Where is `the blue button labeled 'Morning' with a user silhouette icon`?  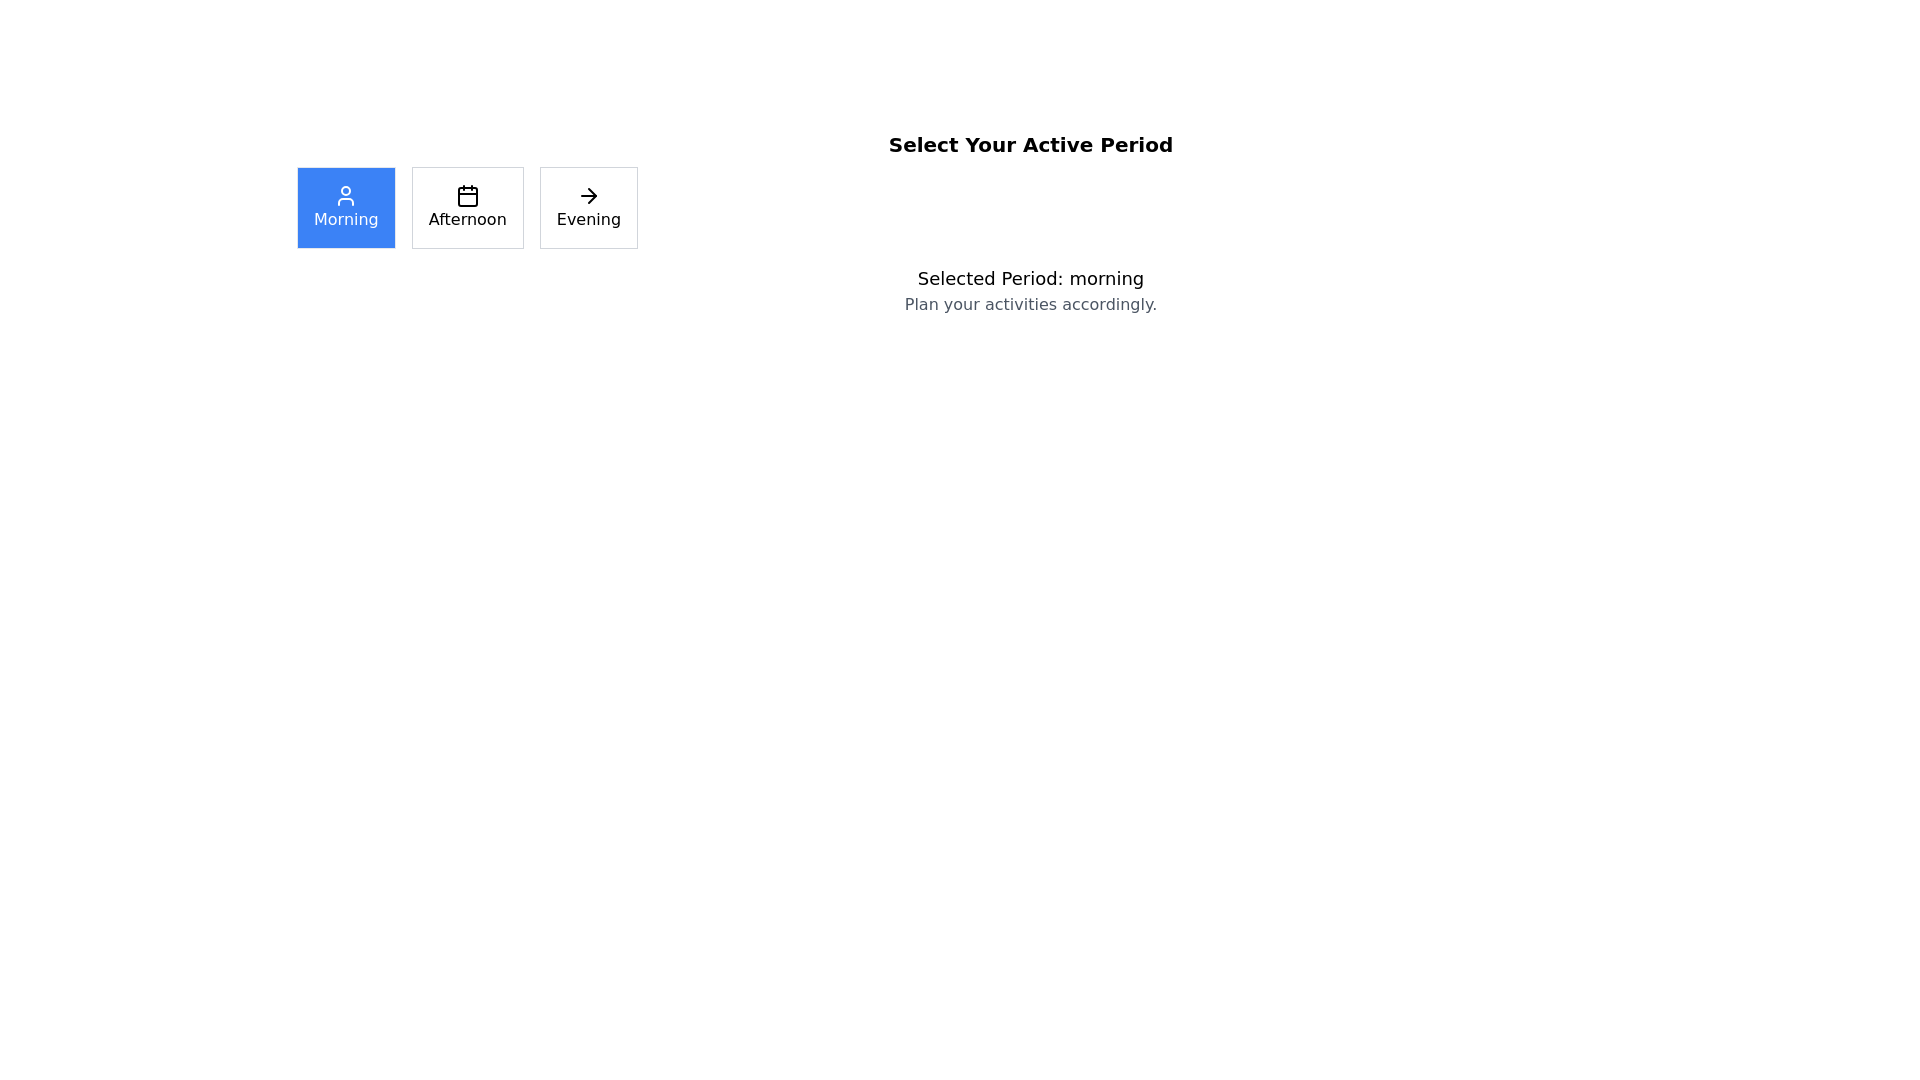 the blue button labeled 'Morning' with a user silhouette icon is located at coordinates (346, 208).